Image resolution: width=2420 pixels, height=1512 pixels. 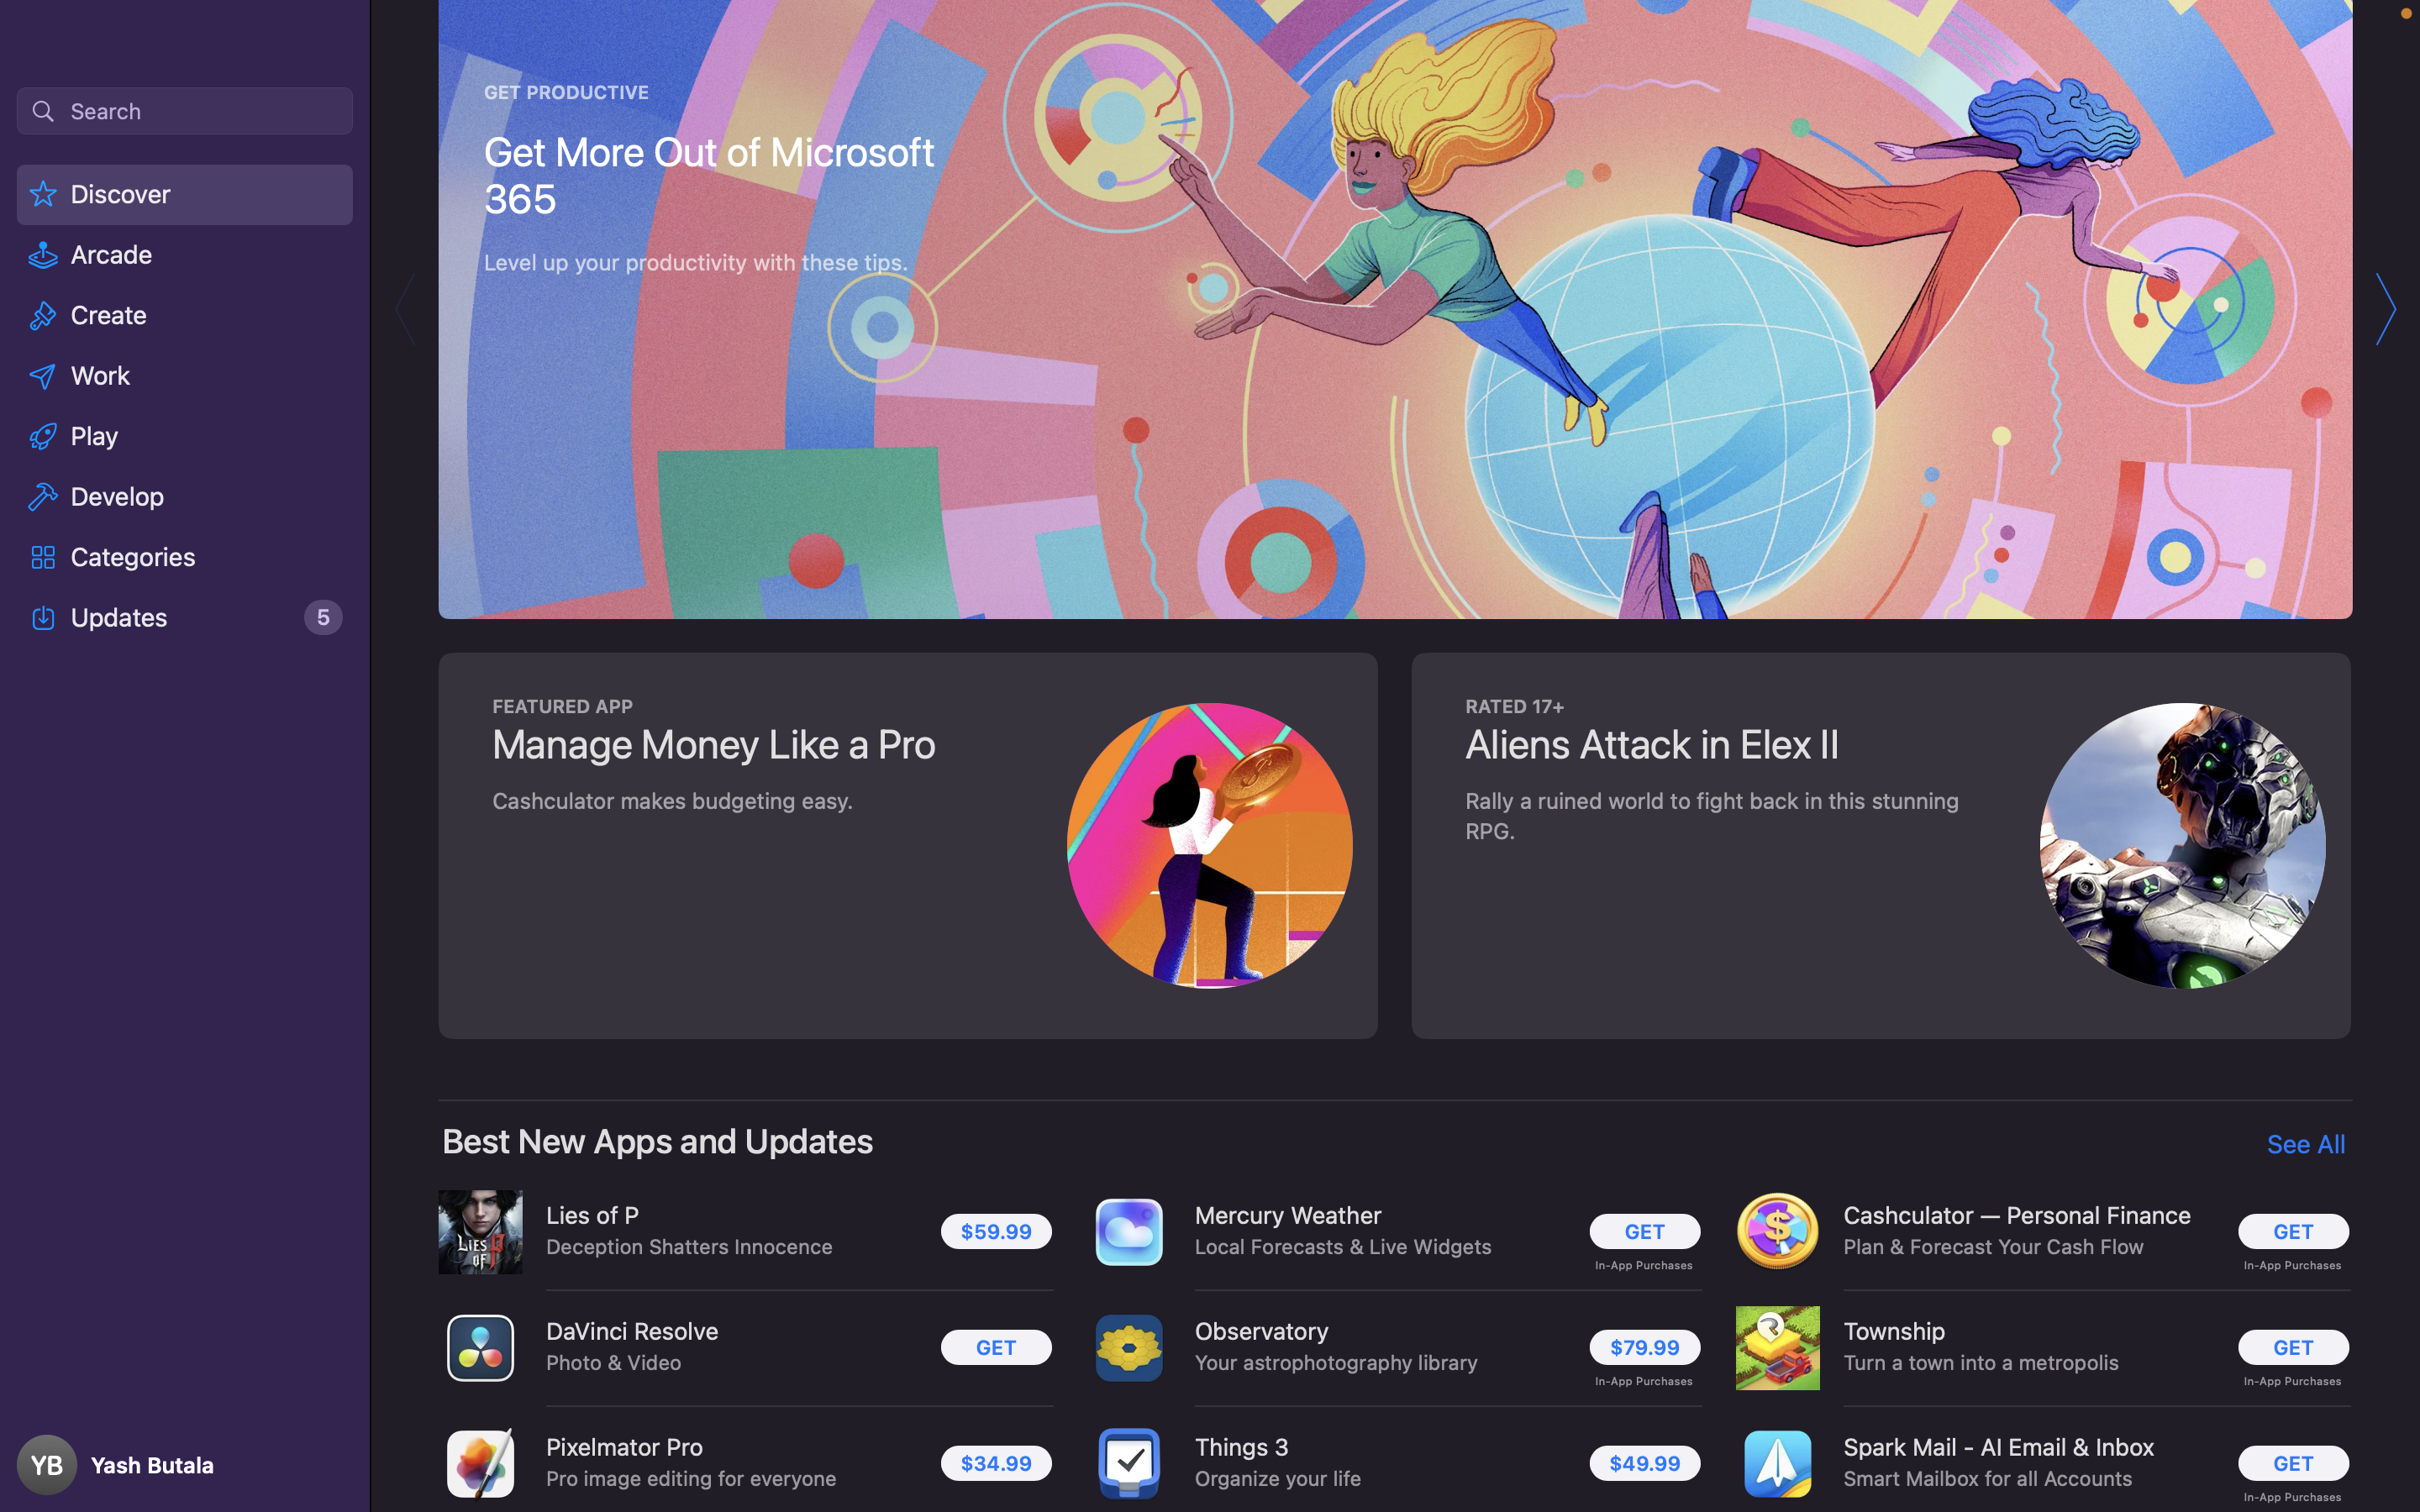 What do you see at coordinates (2287, 1465) in the screenshot?
I see `up the "Spark Mail - AI Email & Inbox" application on your system` at bounding box center [2287, 1465].